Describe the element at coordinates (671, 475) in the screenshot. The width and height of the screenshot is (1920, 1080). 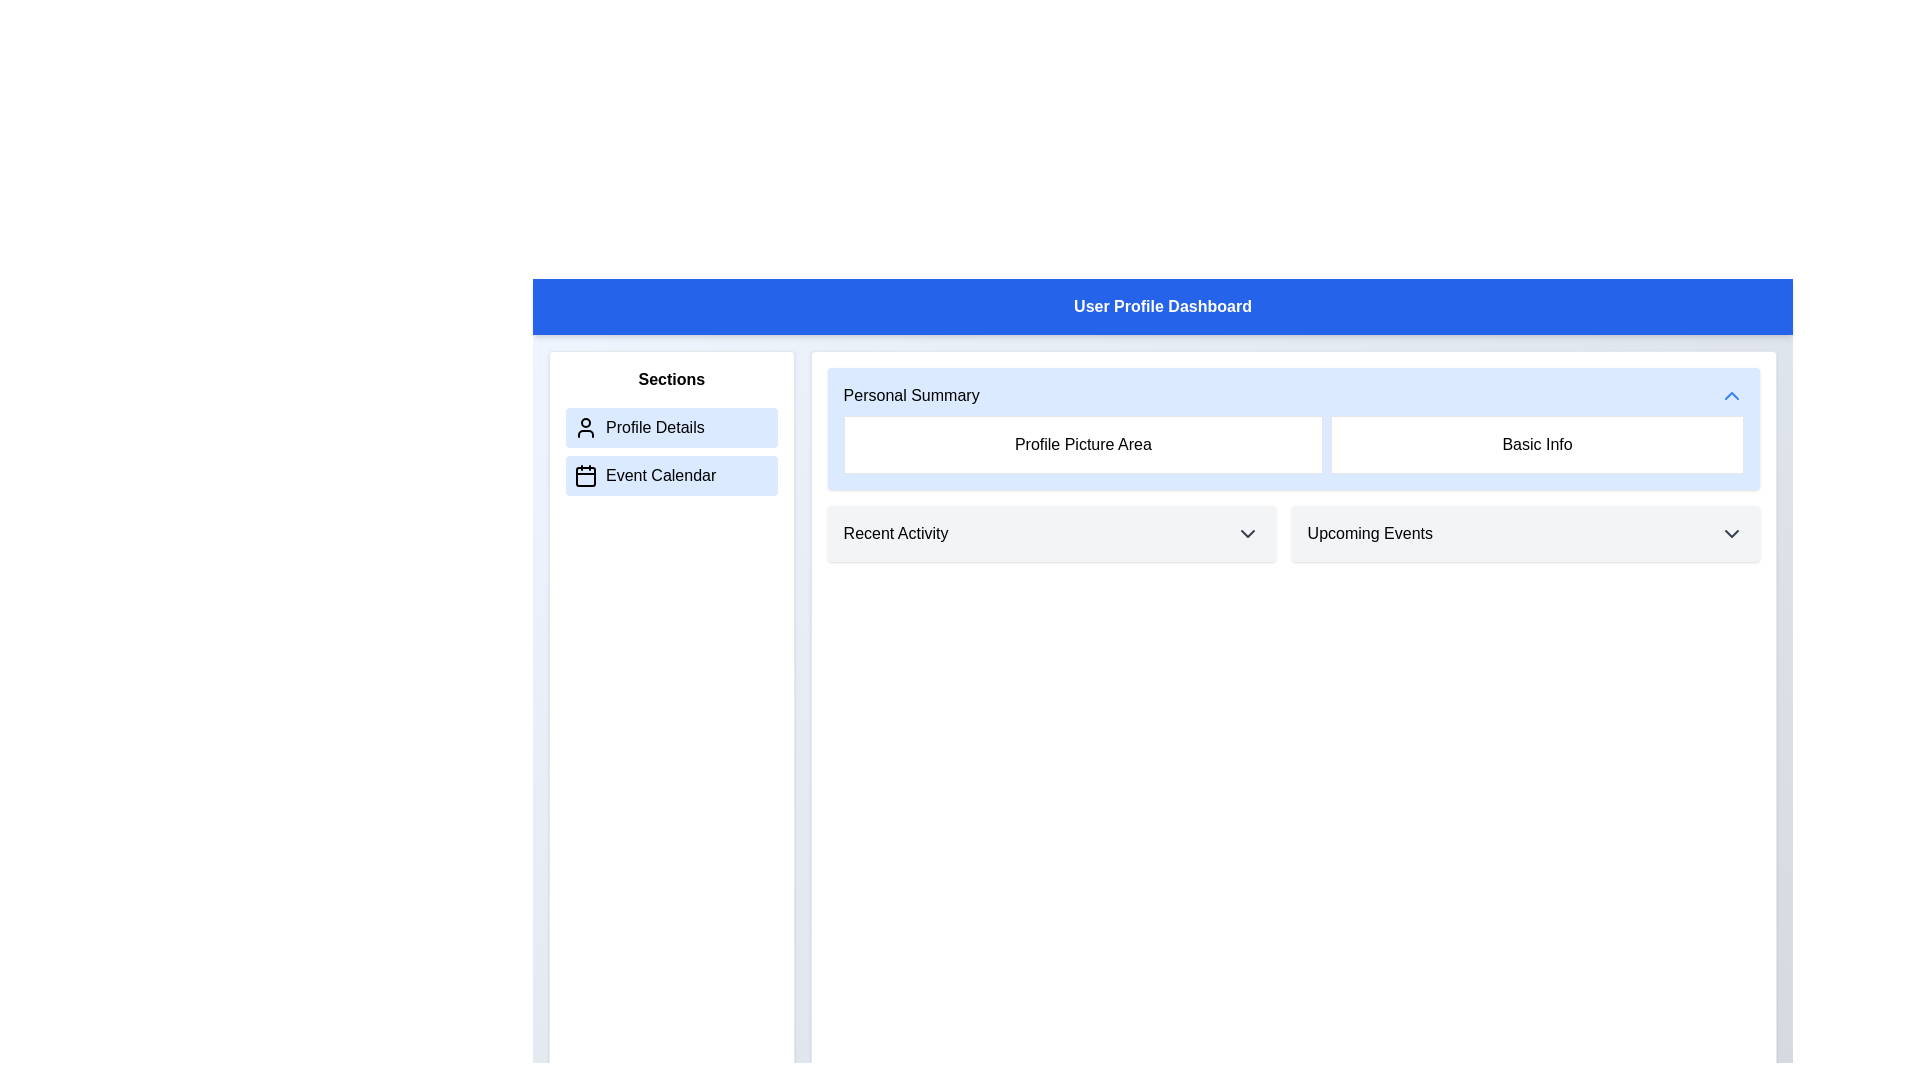
I see `the 'Event Calendar' button, which is a horizontally rectangular button with a light blue background and rounded corners, positioned below the 'Profile Details' button in the left sidebar labeled 'Sections'` at that location.